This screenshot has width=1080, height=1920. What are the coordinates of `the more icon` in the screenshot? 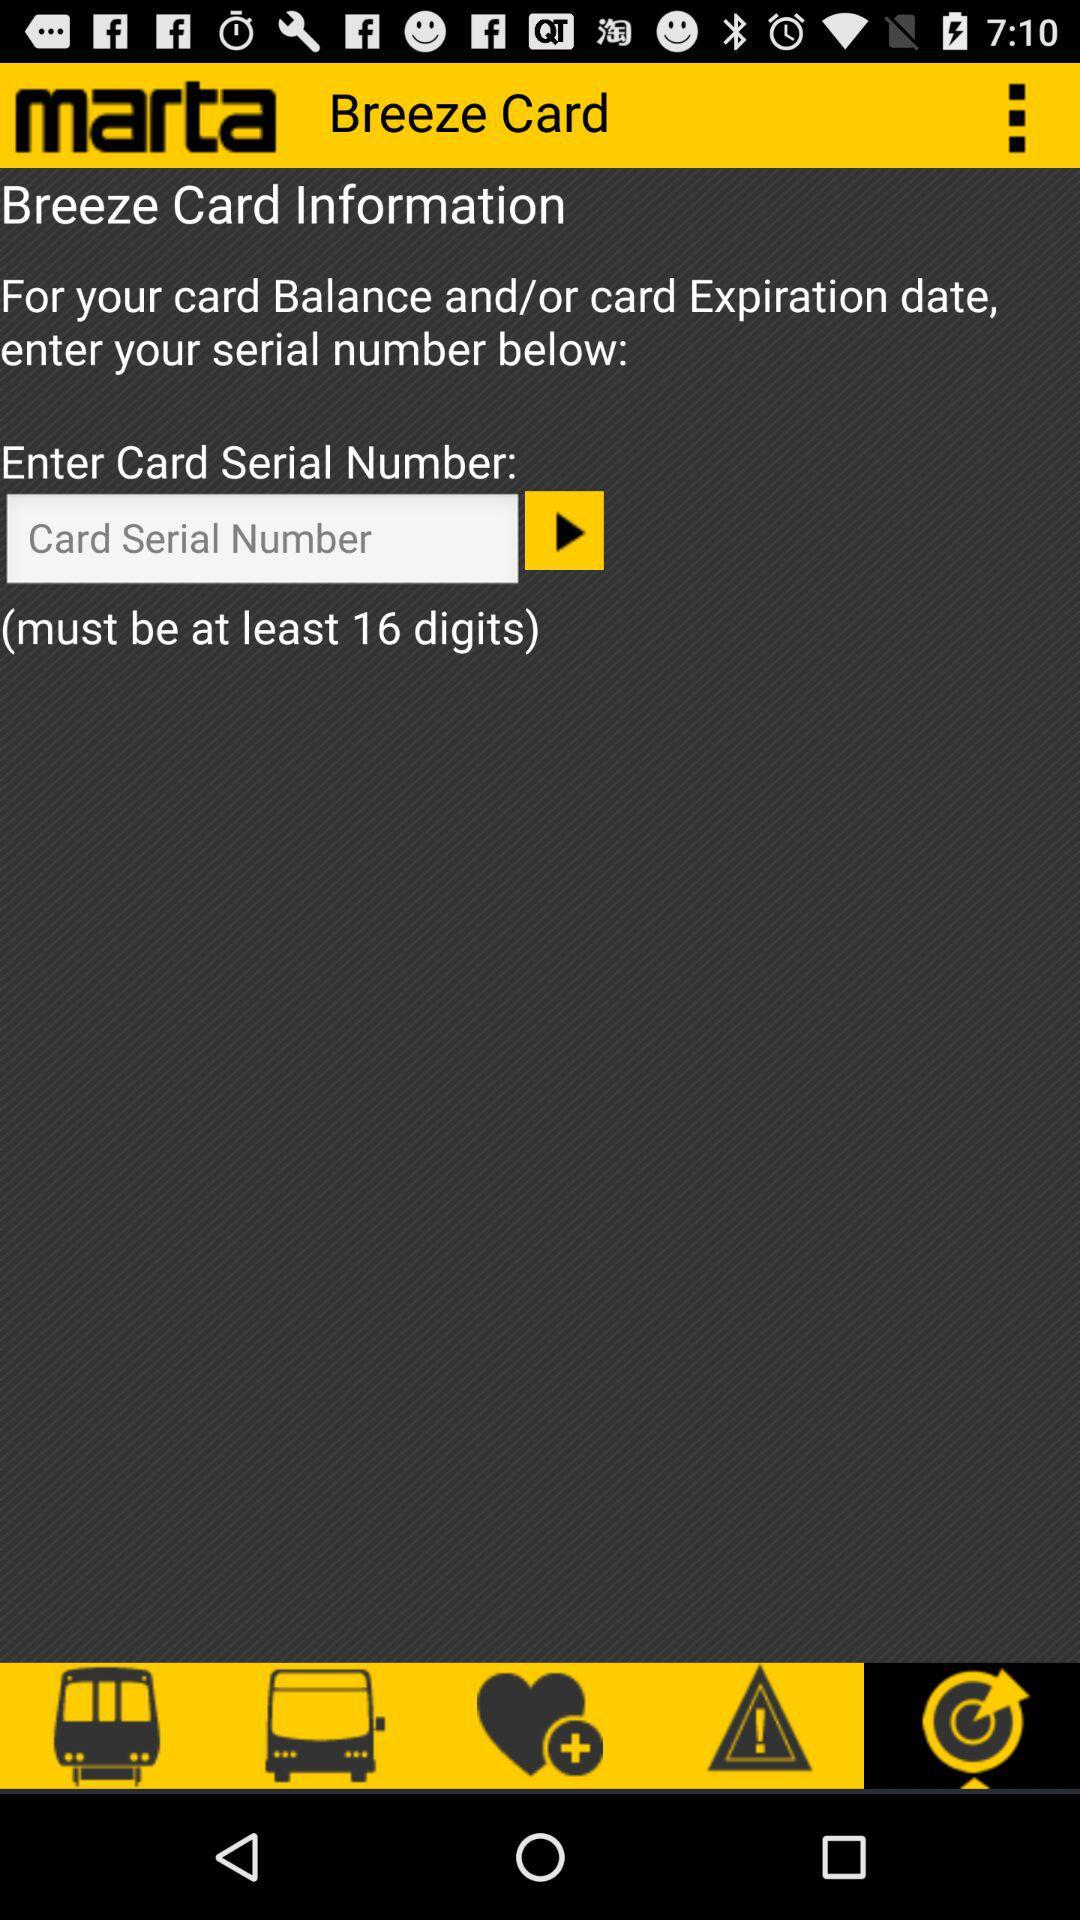 It's located at (1027, 122).